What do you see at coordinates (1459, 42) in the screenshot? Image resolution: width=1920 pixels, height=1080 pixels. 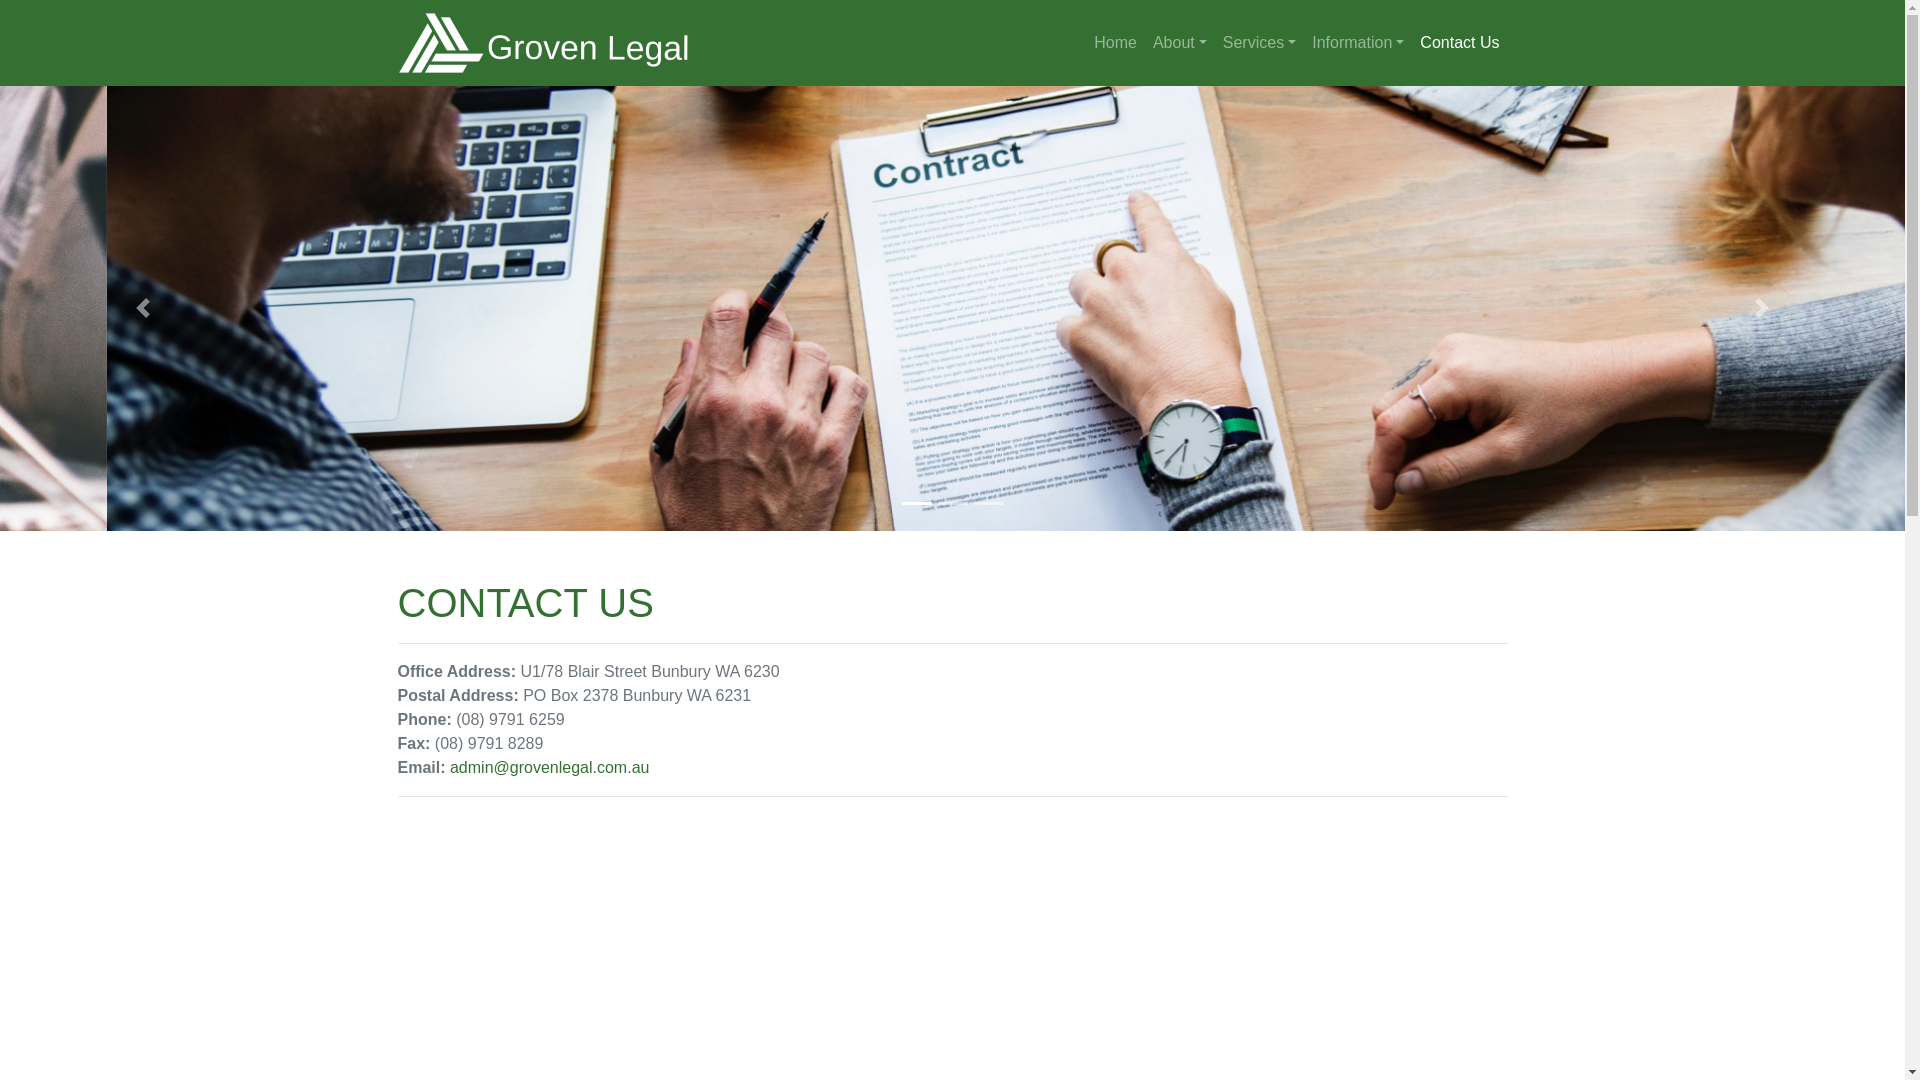 I see `'Contact Us'` at bounding box center [1459, 42].